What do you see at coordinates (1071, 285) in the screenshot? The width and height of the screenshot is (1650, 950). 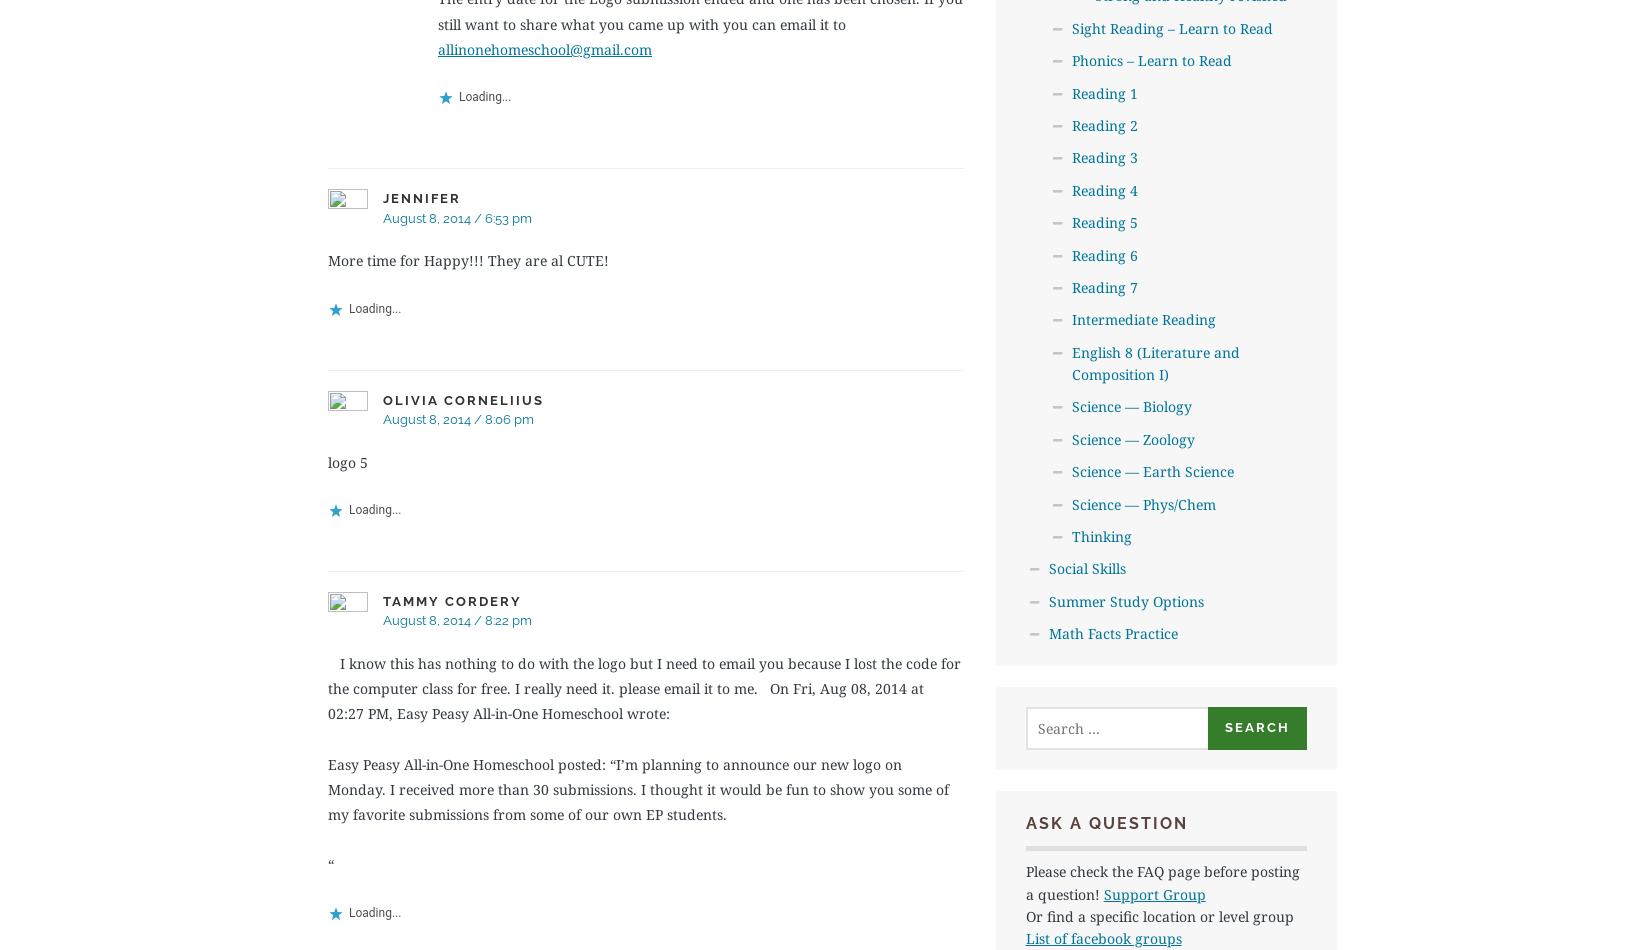 I see `'Reading 7'` at bounding box center [1071, 285].